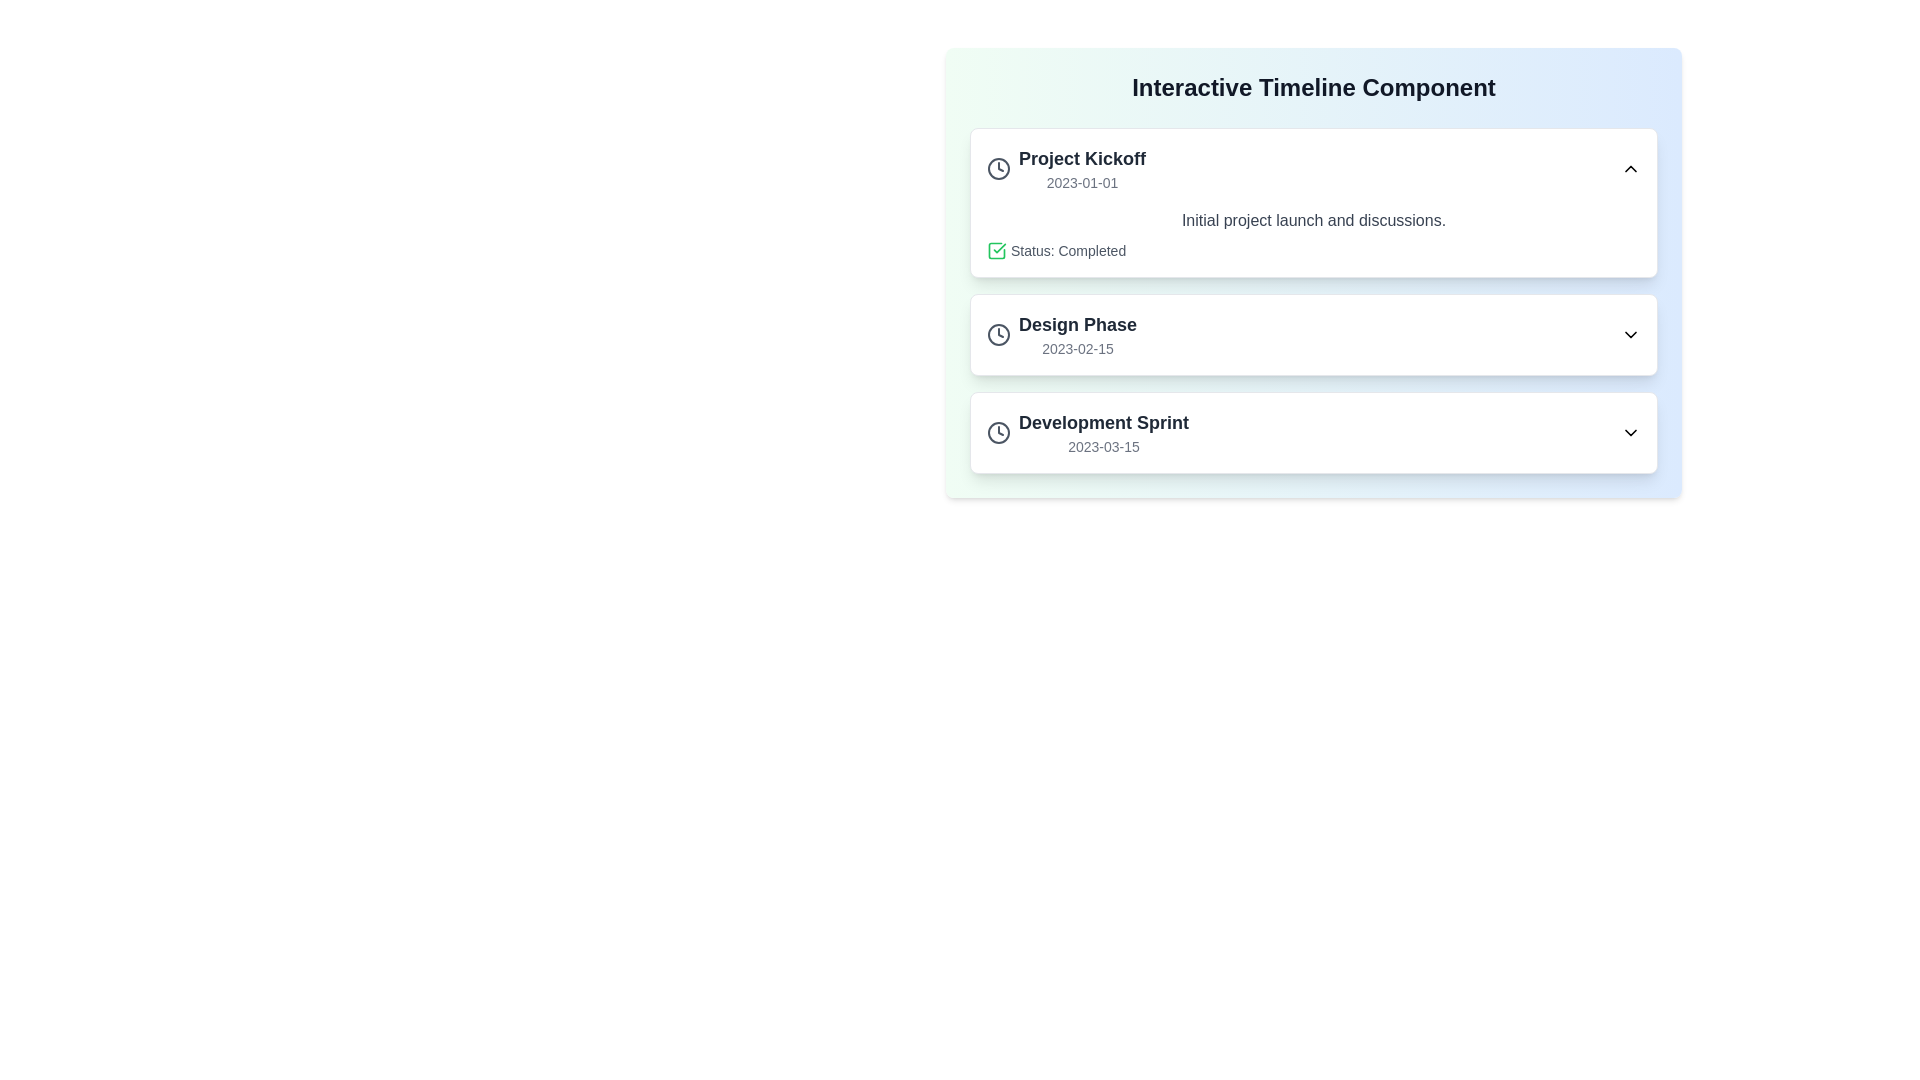 The height and width of the screenshot is (1080, 1920). Describe the element at coordinates (1077, 323) in the screenshot. I see `the text label displaying 'Design Phase' in bold, large dark gray font, positioned above the date '2023-02-15' in the vertical timeline interface` at that location.